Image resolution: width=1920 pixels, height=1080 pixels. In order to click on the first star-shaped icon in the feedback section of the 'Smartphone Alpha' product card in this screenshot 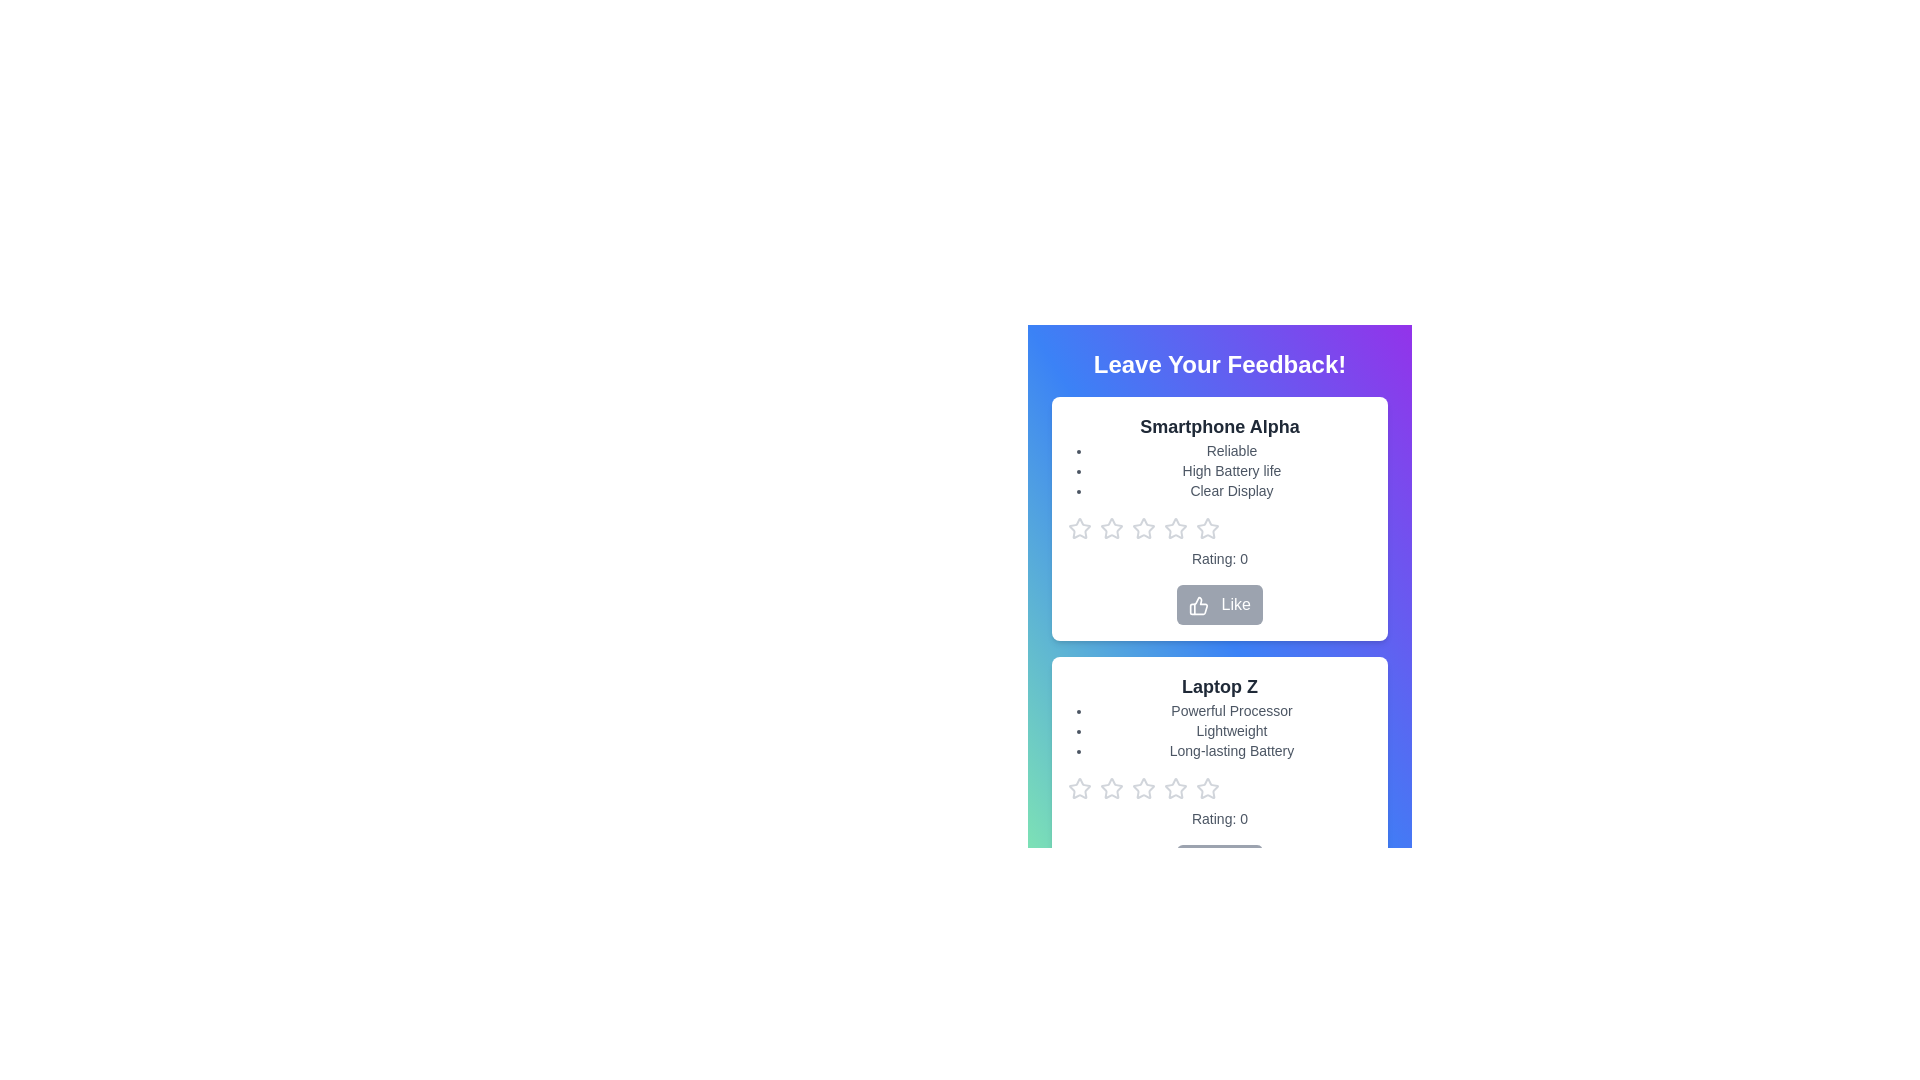, I will do `click(1111, 527)`.